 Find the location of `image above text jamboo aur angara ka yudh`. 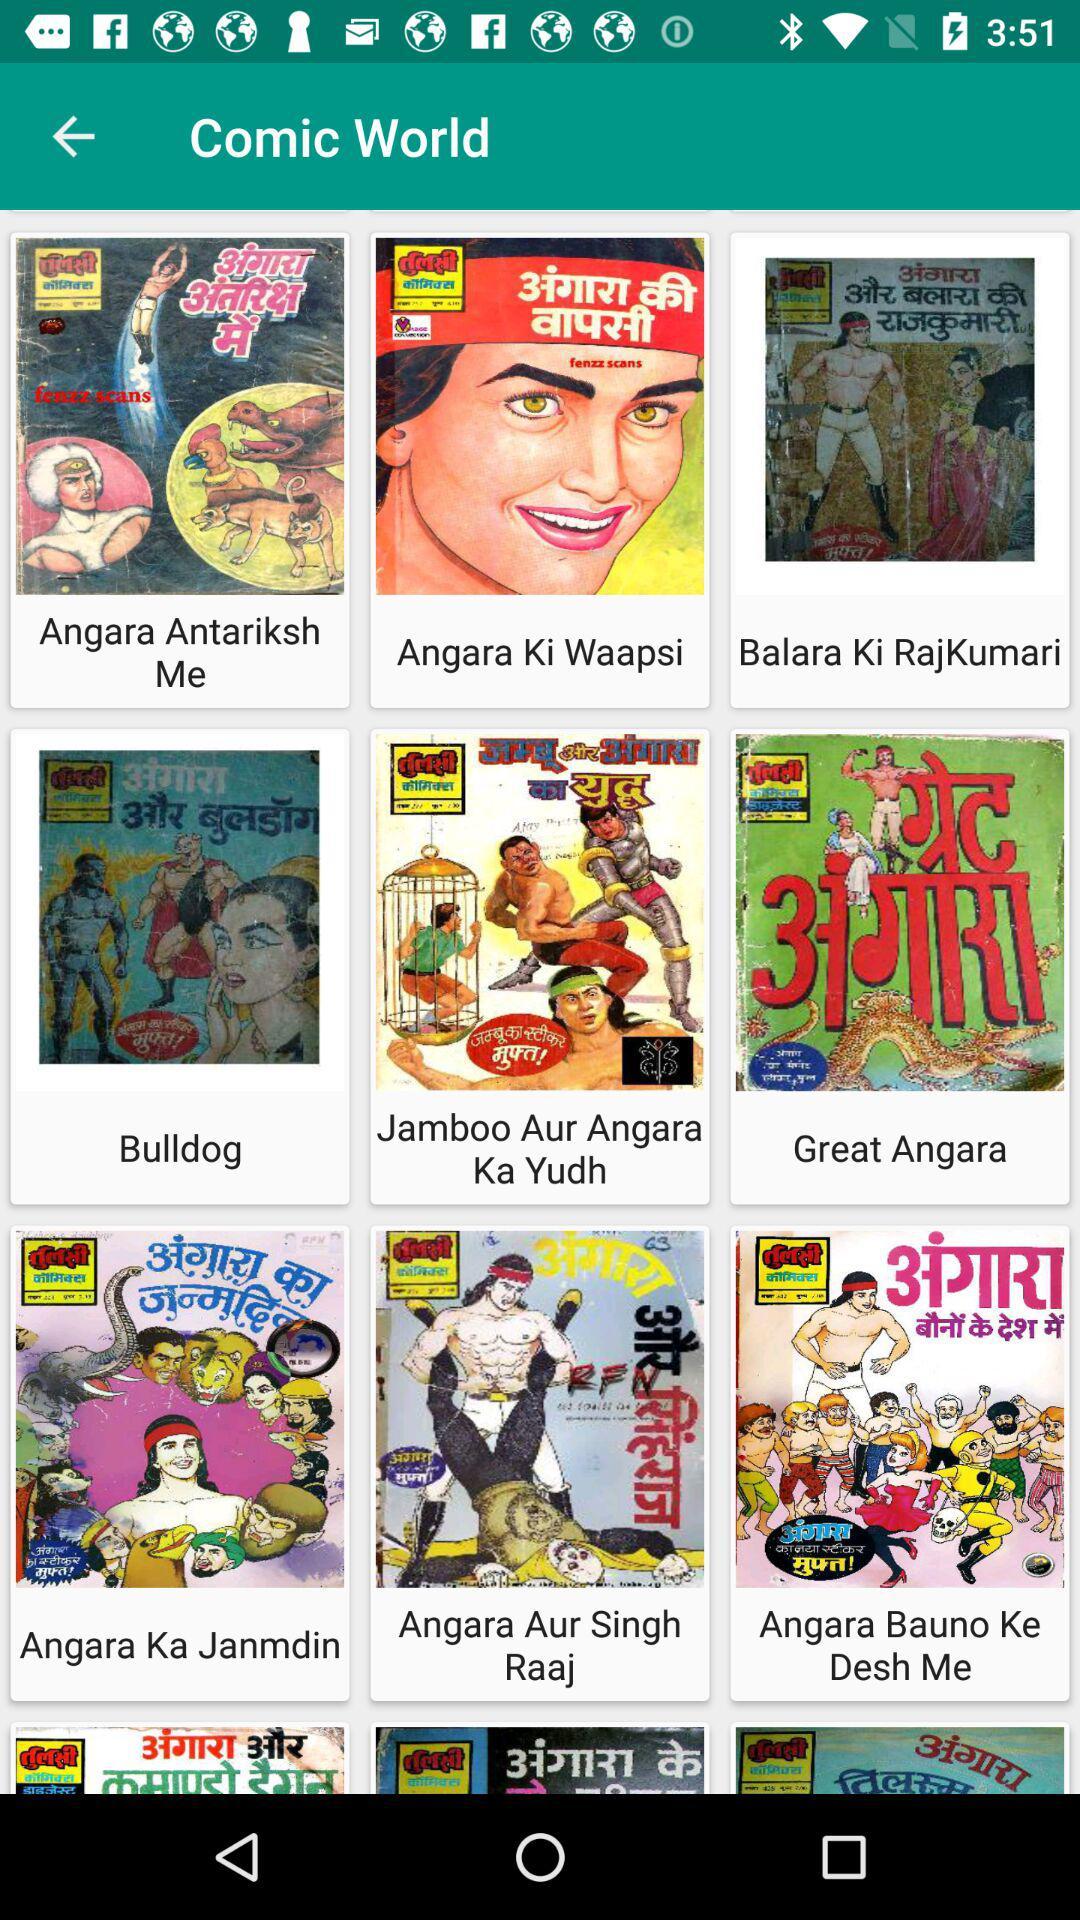

image above text jamboo aur angara ka yudh is located at coordinates (540, 916).